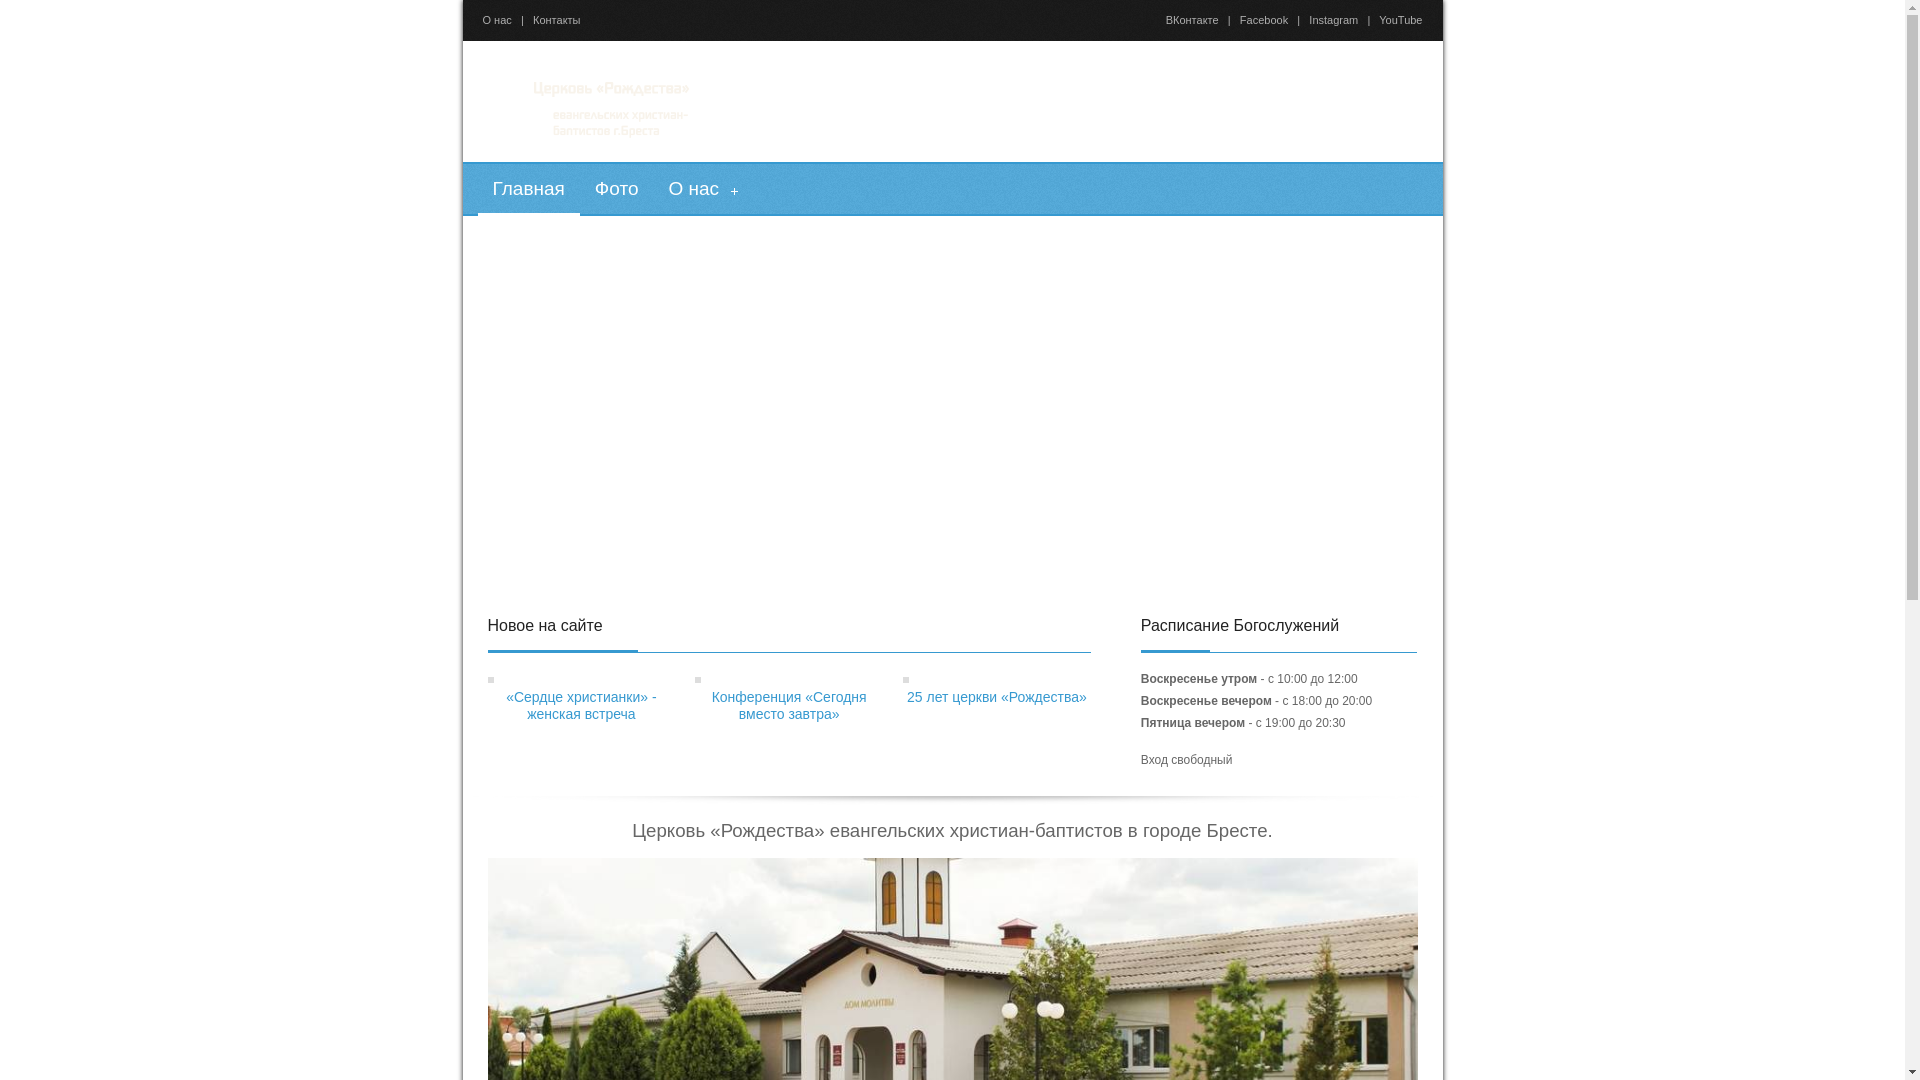  What do you see at coordinates (1333, 19) in the screenshot?
I see `'Instagram'` at bounding box center [1333, 19].